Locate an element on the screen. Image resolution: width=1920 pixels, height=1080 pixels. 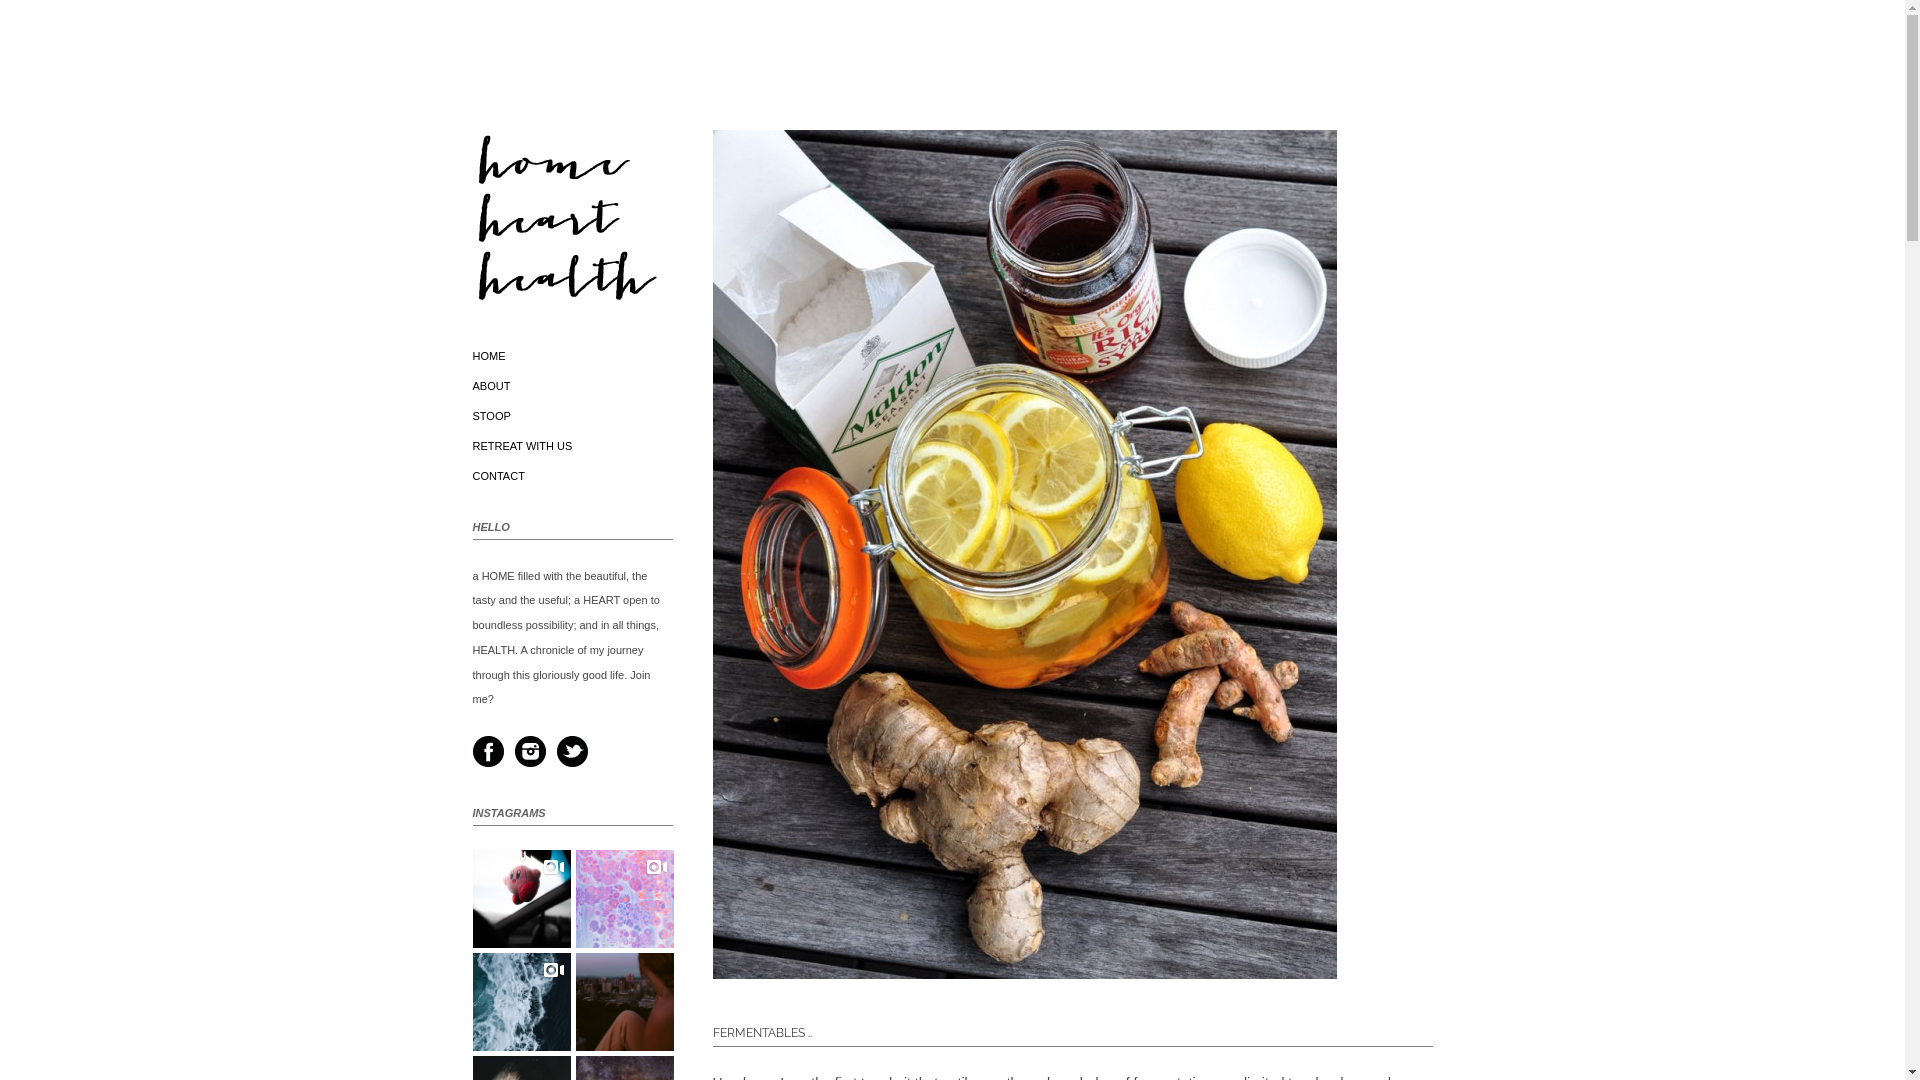
'ABOUT' is located at coordinates (470, 385).